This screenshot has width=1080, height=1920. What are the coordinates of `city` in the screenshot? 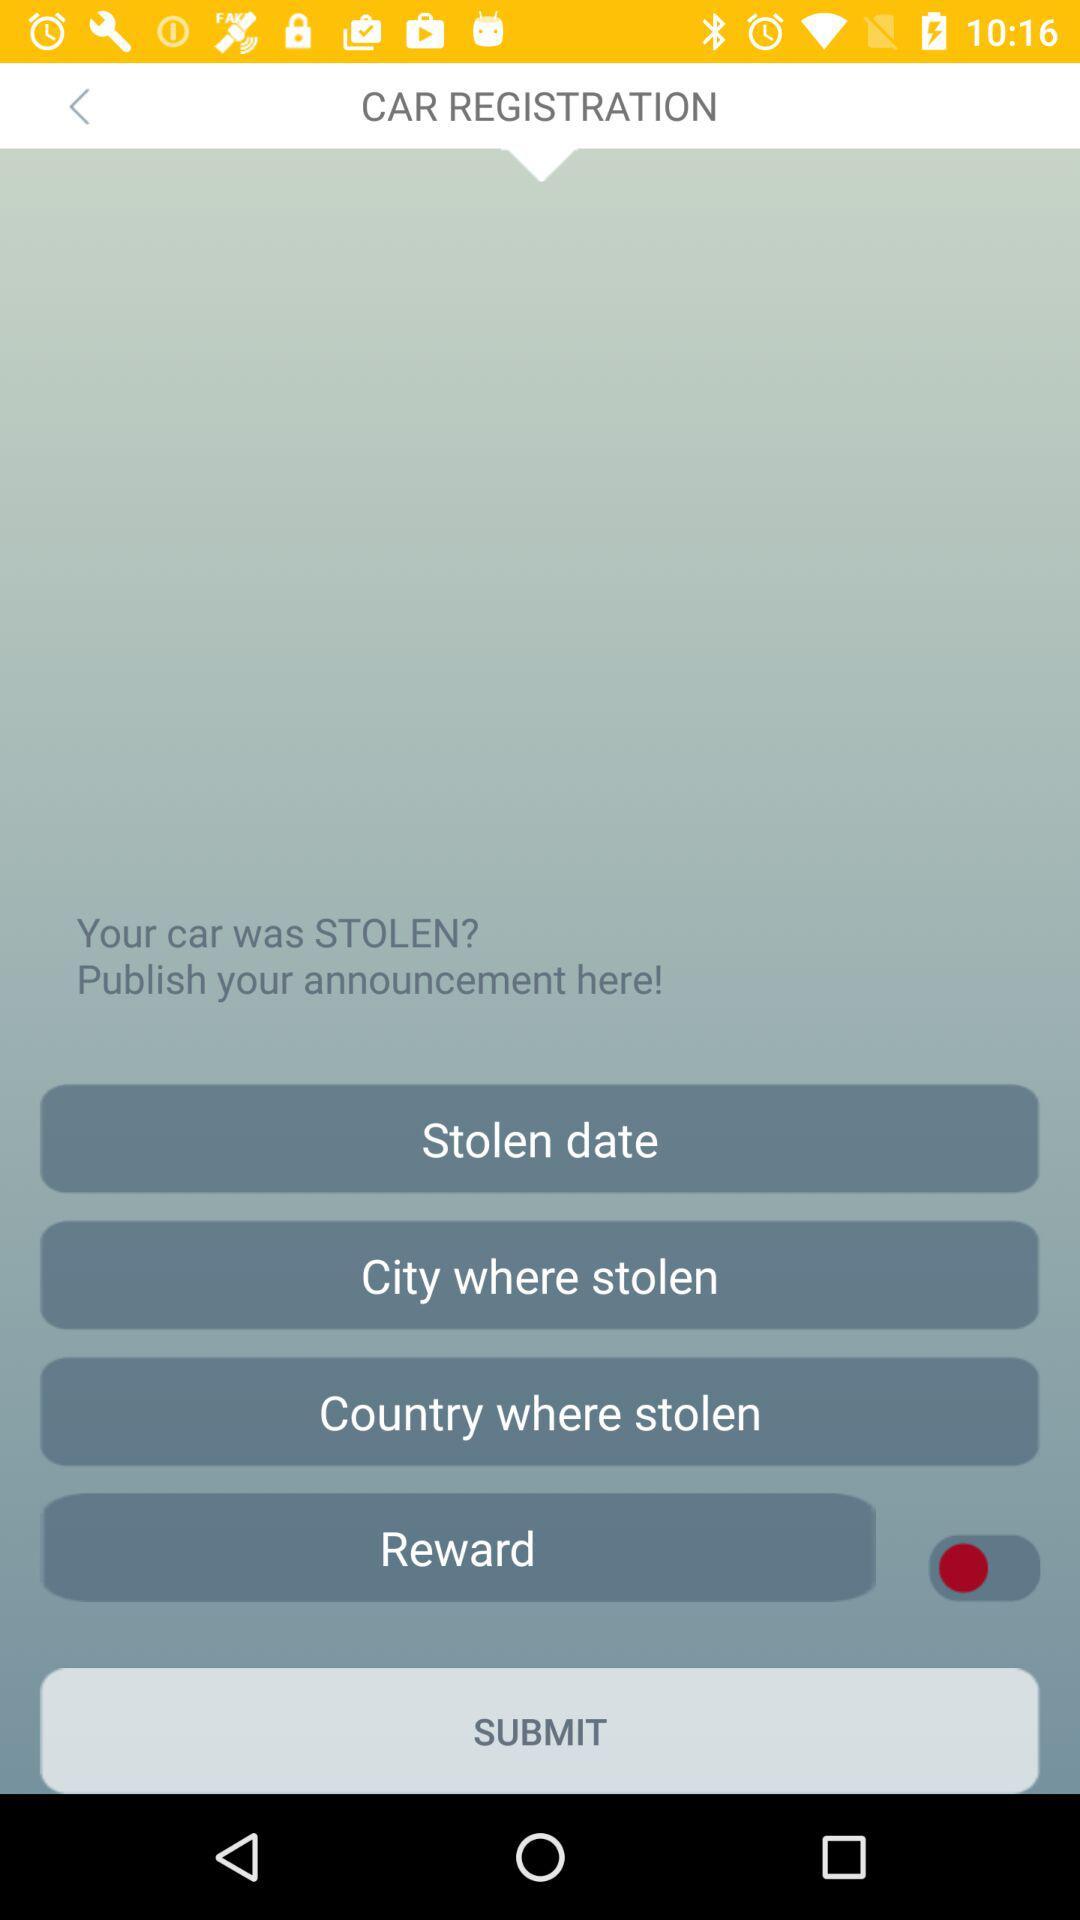 It's located at (540, 1274).